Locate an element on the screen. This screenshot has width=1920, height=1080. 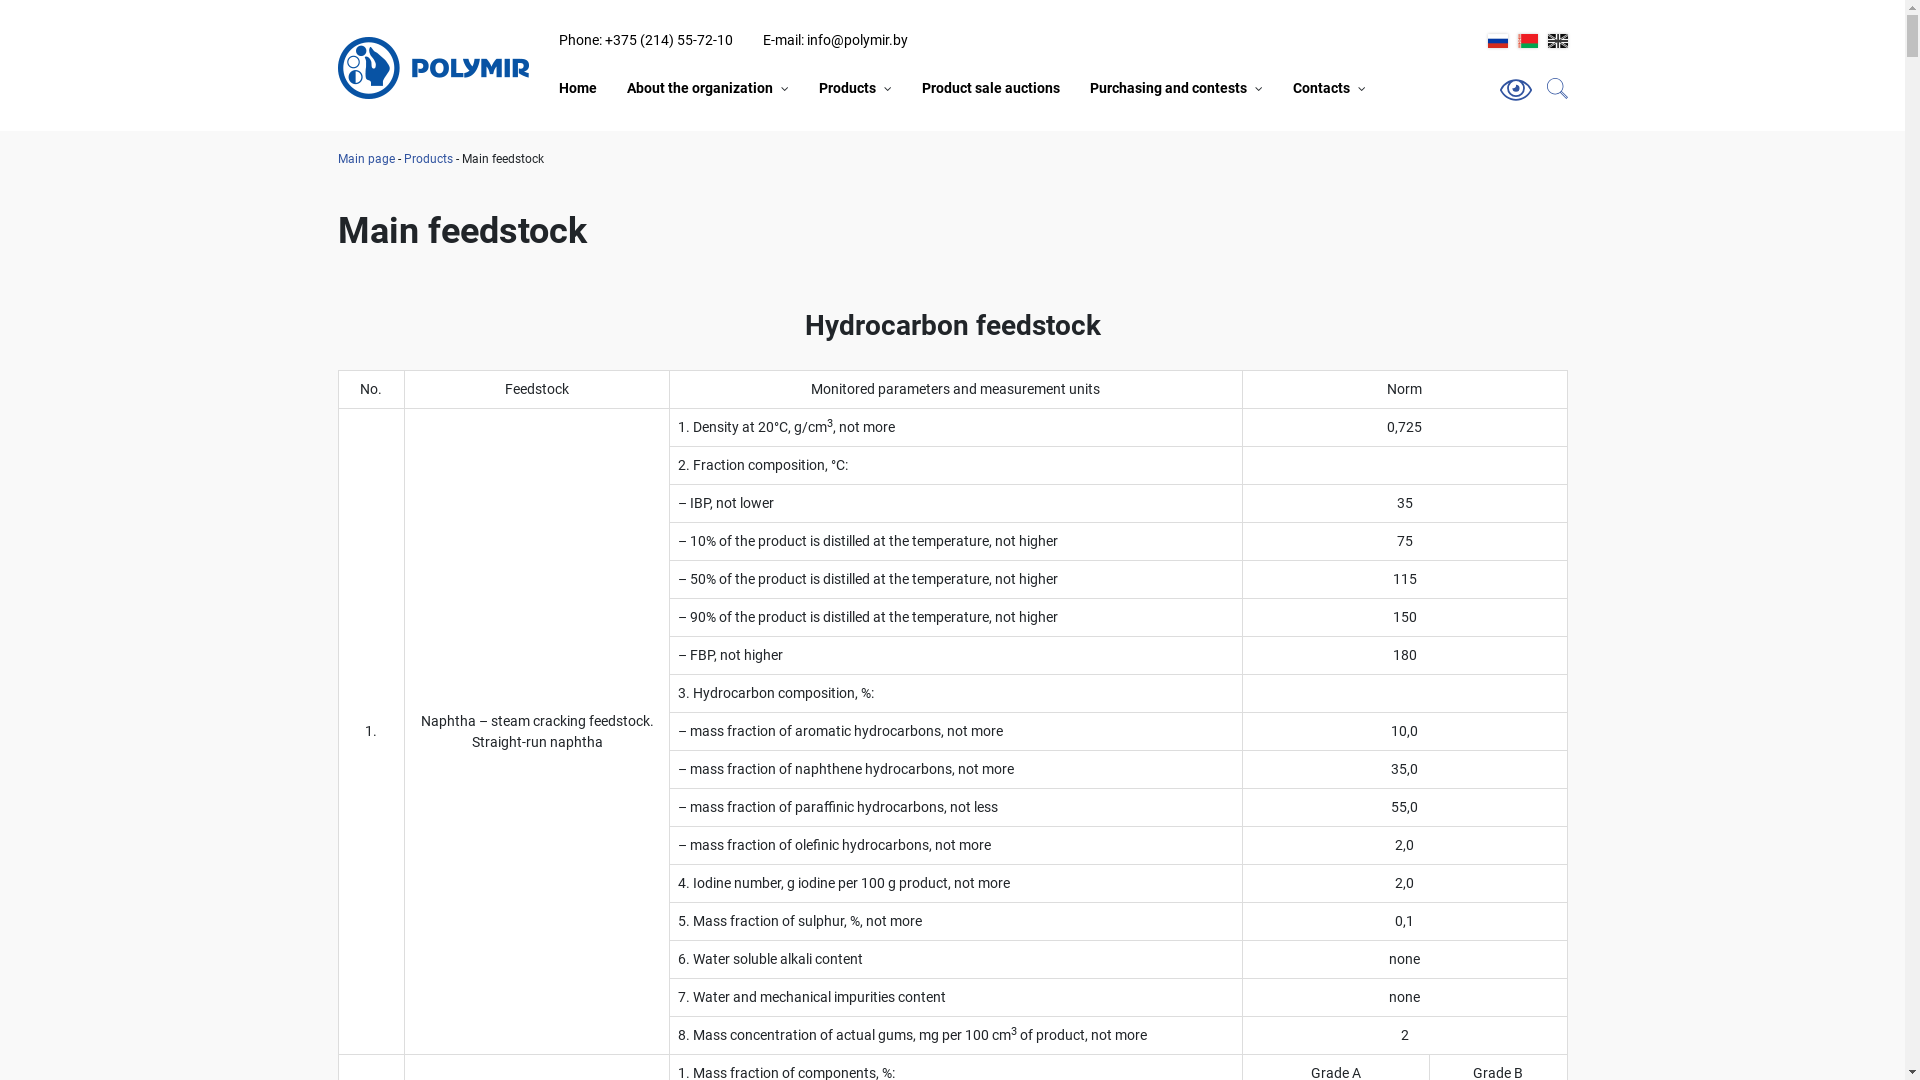
'Purchasing and contests' is located at coordinates (1088, 87).